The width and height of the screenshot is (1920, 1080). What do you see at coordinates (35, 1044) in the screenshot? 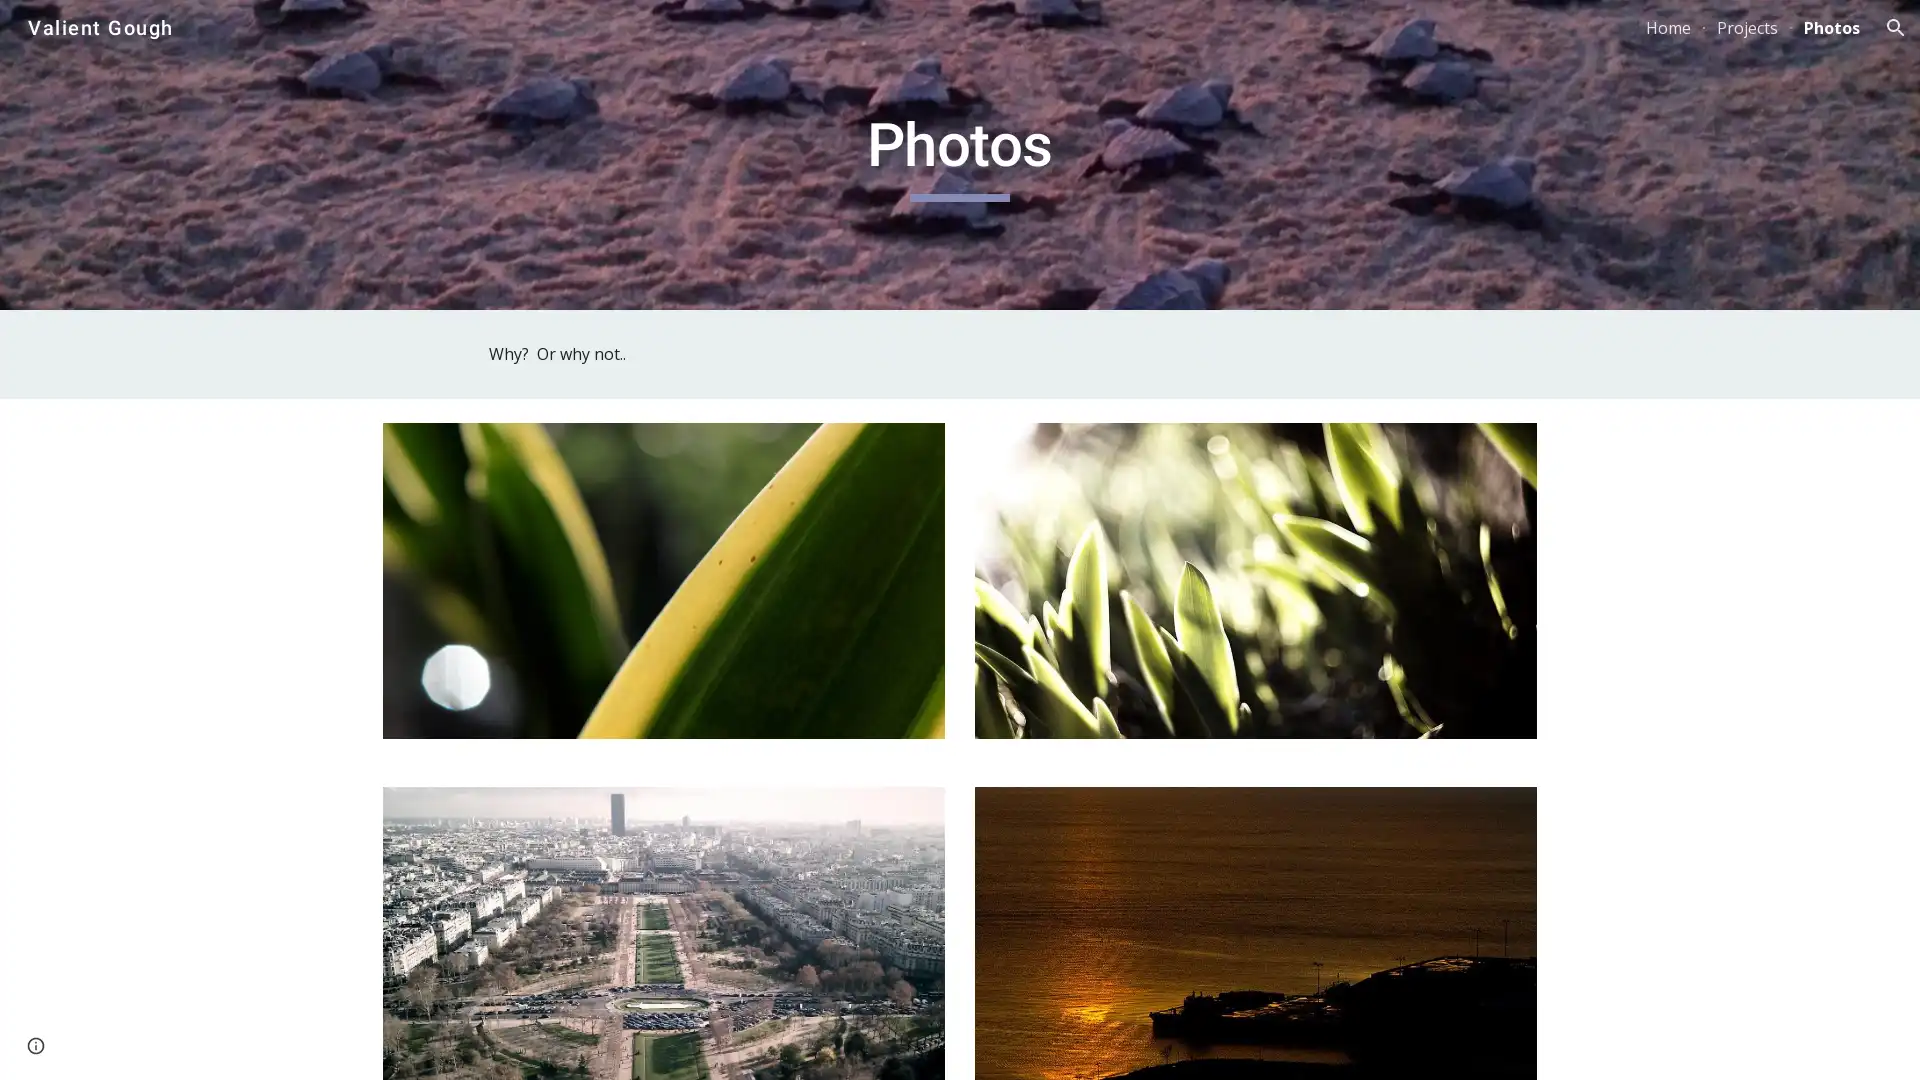
I see `Site actions` at bounding box center [35, 1044].